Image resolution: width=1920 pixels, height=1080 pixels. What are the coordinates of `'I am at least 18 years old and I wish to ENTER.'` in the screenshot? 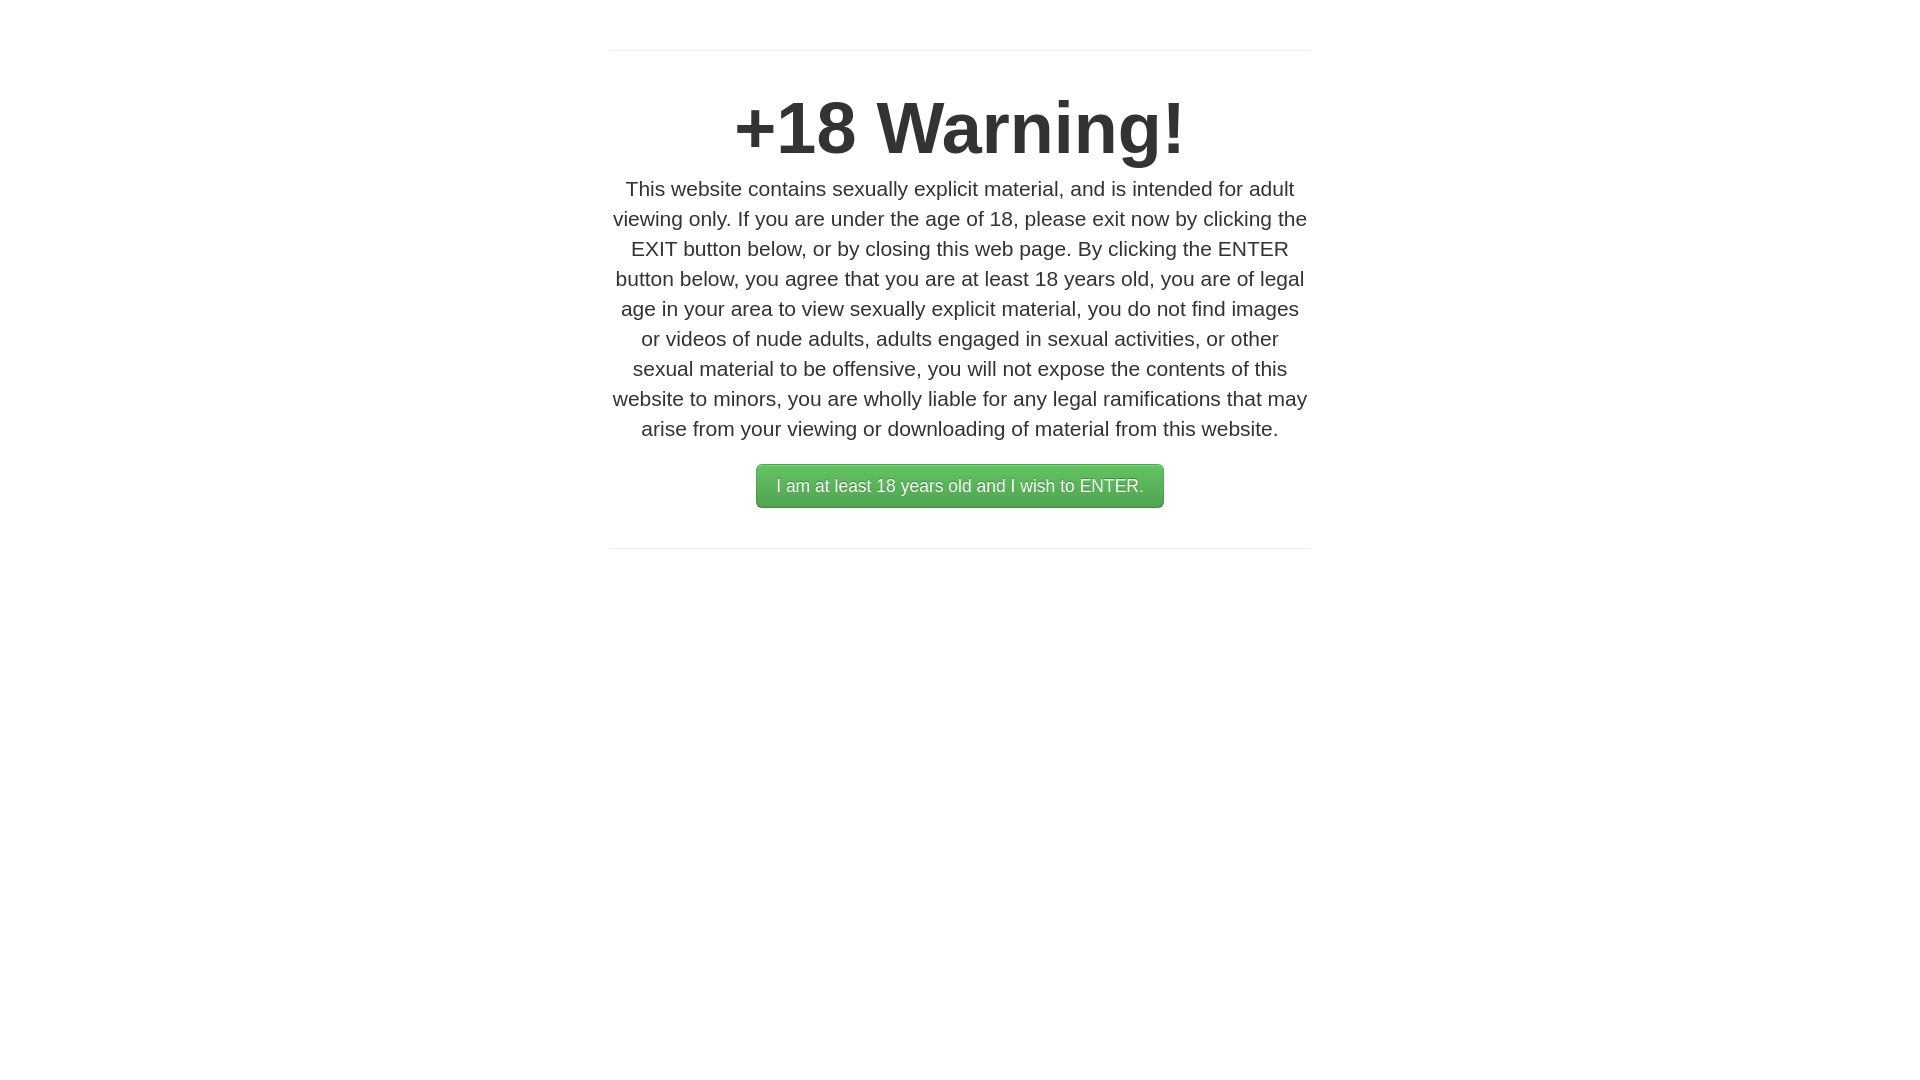 It's located at (960, 486).